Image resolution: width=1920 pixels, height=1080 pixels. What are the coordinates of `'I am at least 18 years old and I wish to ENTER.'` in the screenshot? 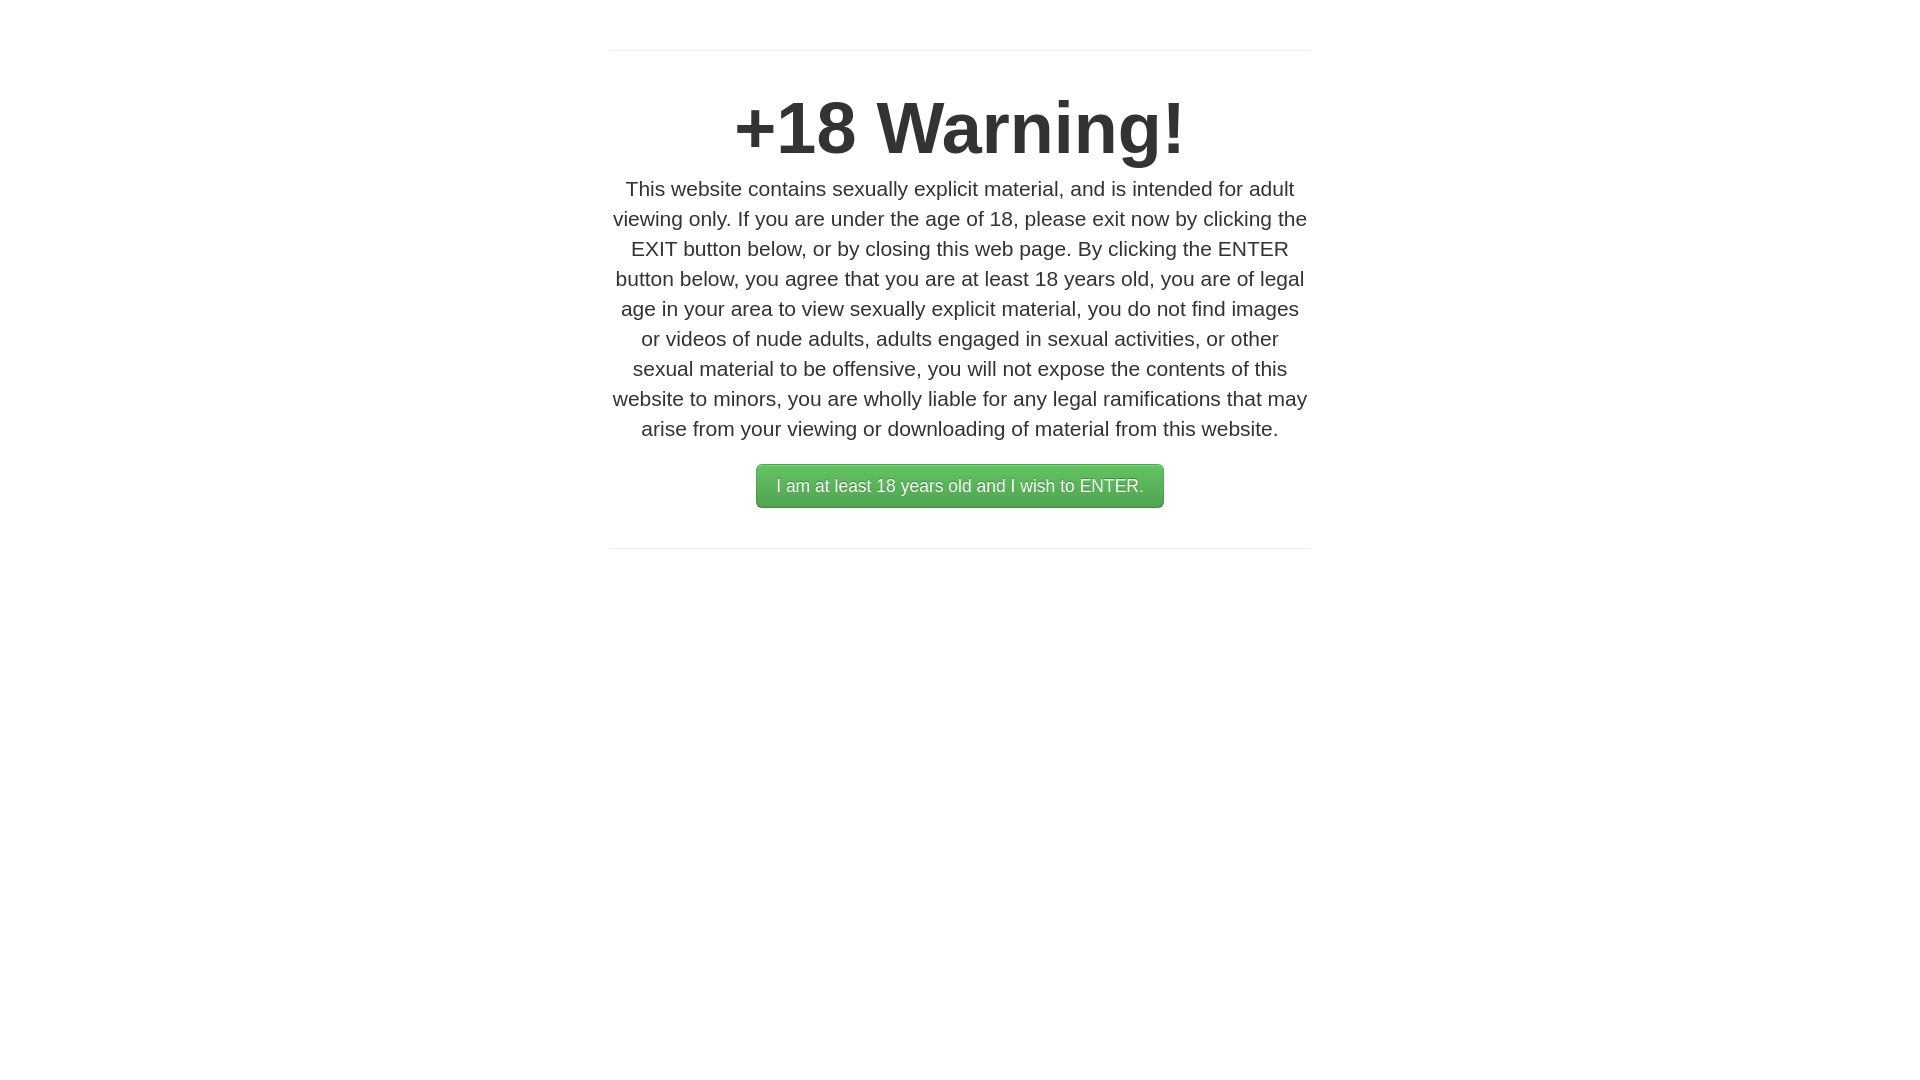 It's located at (960, 486).